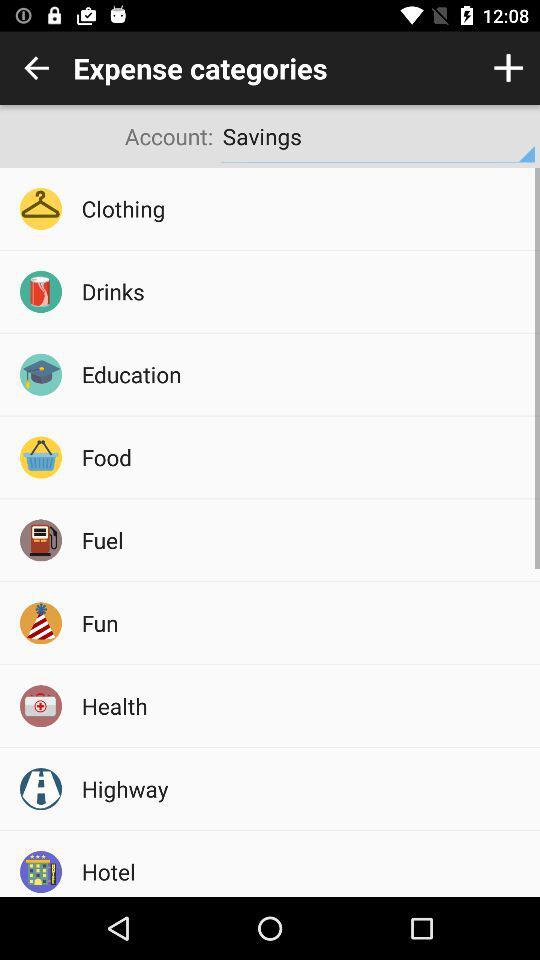 This screenshot has height=960, width=540. What do you see at coordinates (303, 208) in the screenshot?
I see `the item above the drinks item` at bounding box center [303, 208].